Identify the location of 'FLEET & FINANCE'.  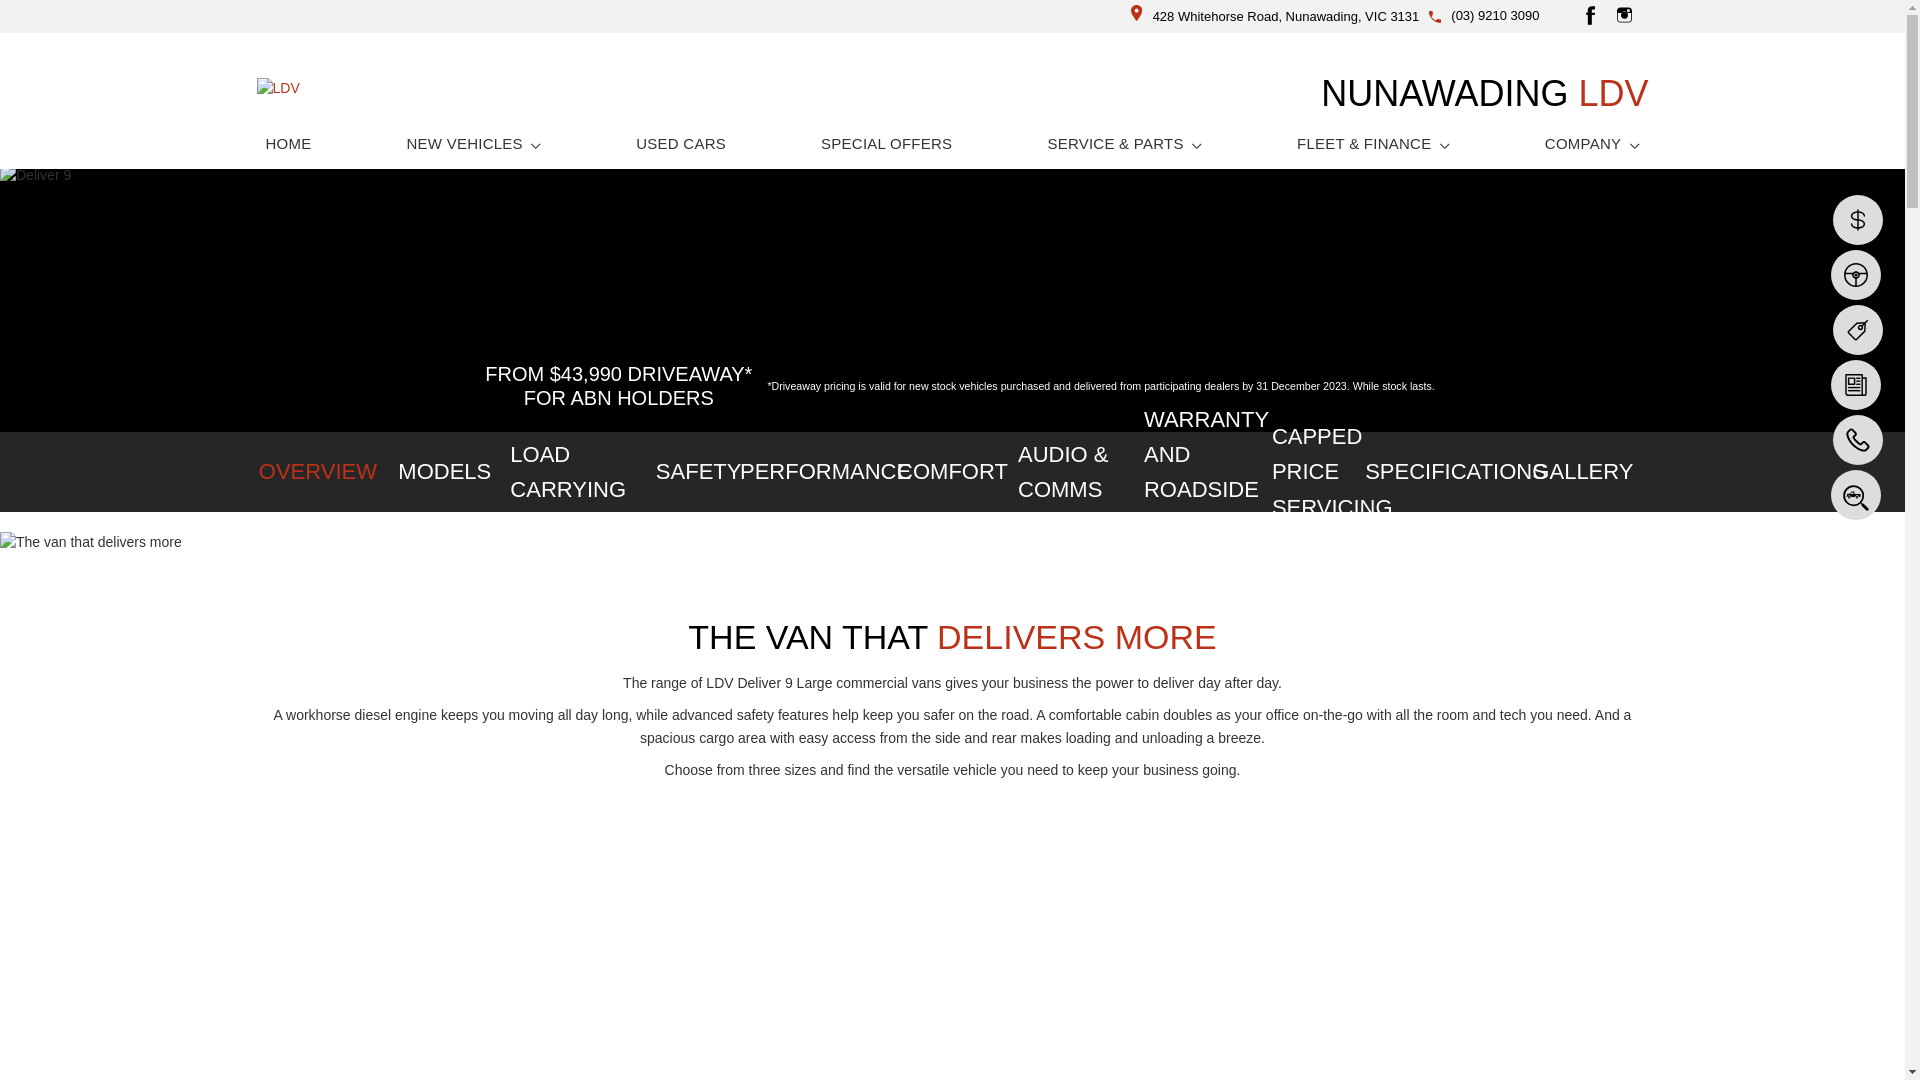
(1372, 142).